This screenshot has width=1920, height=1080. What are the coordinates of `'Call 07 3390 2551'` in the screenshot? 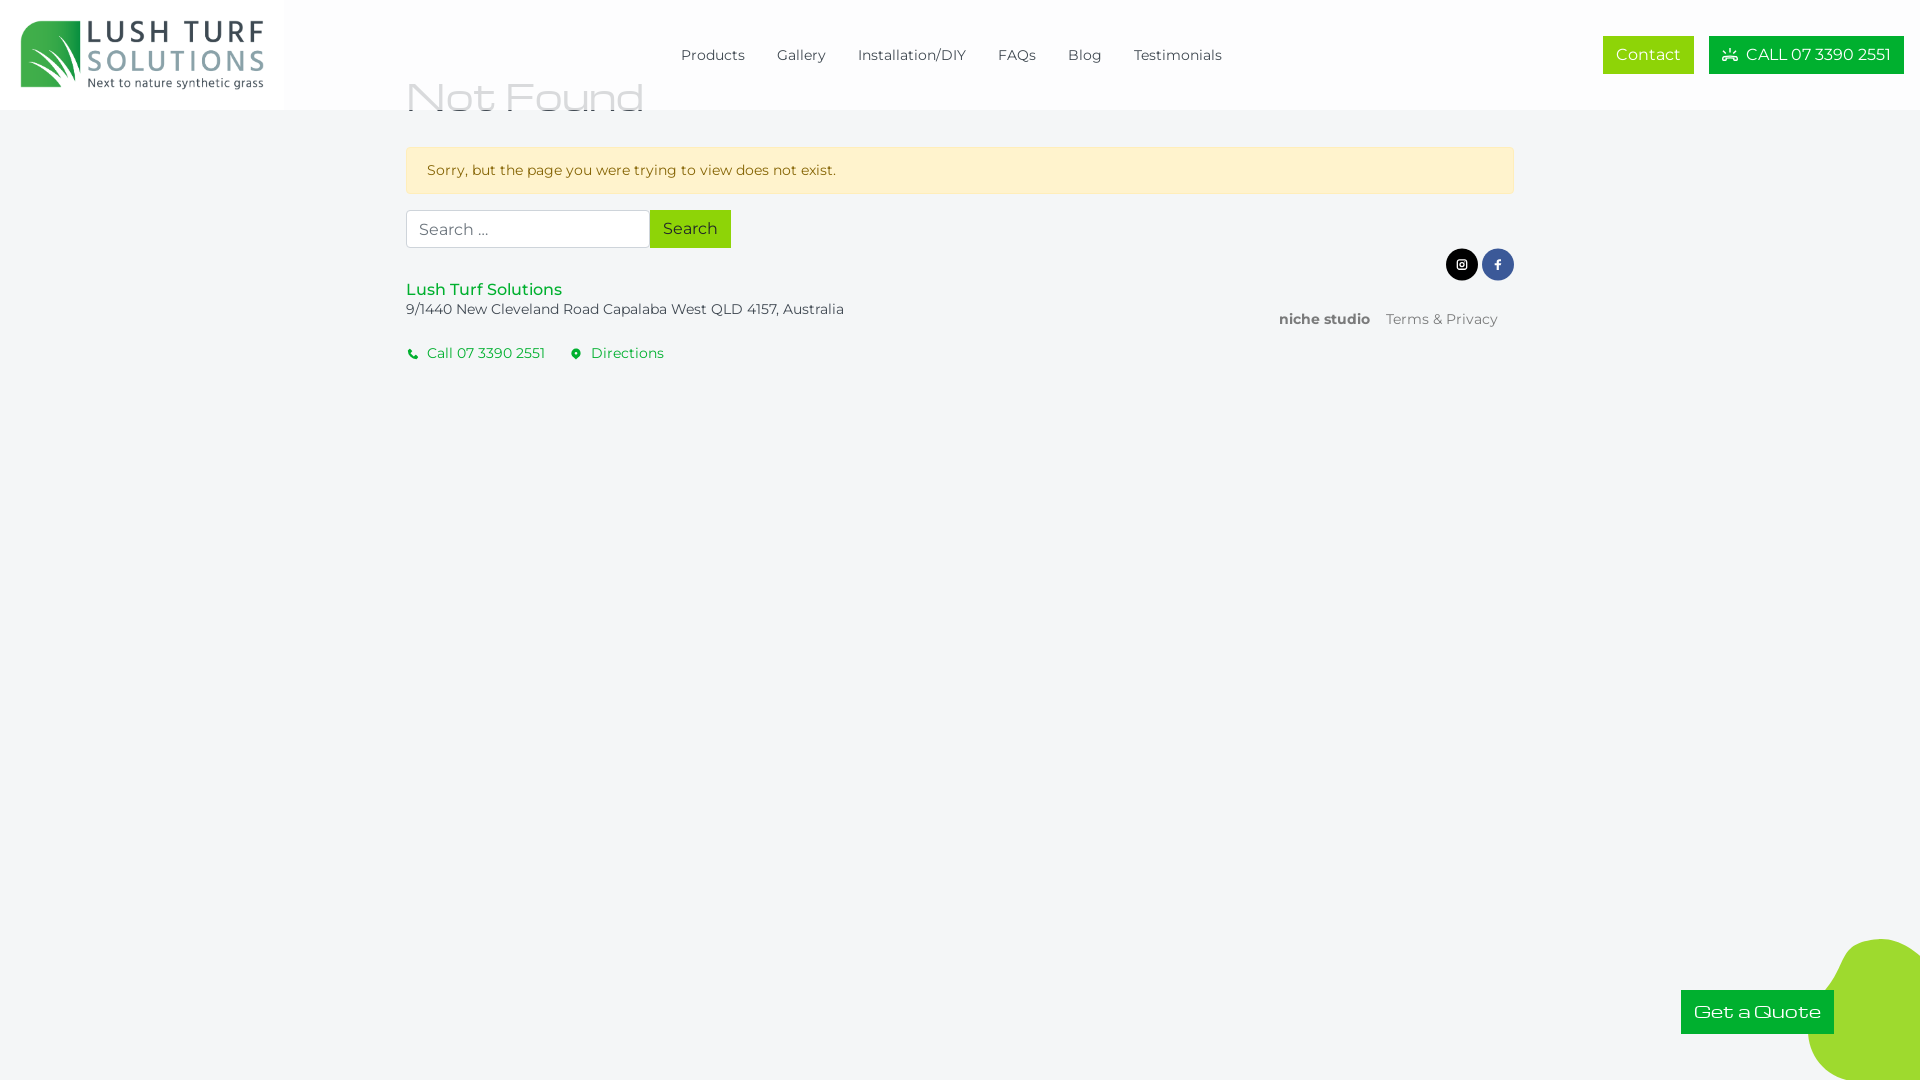 It's located at (481, 352).